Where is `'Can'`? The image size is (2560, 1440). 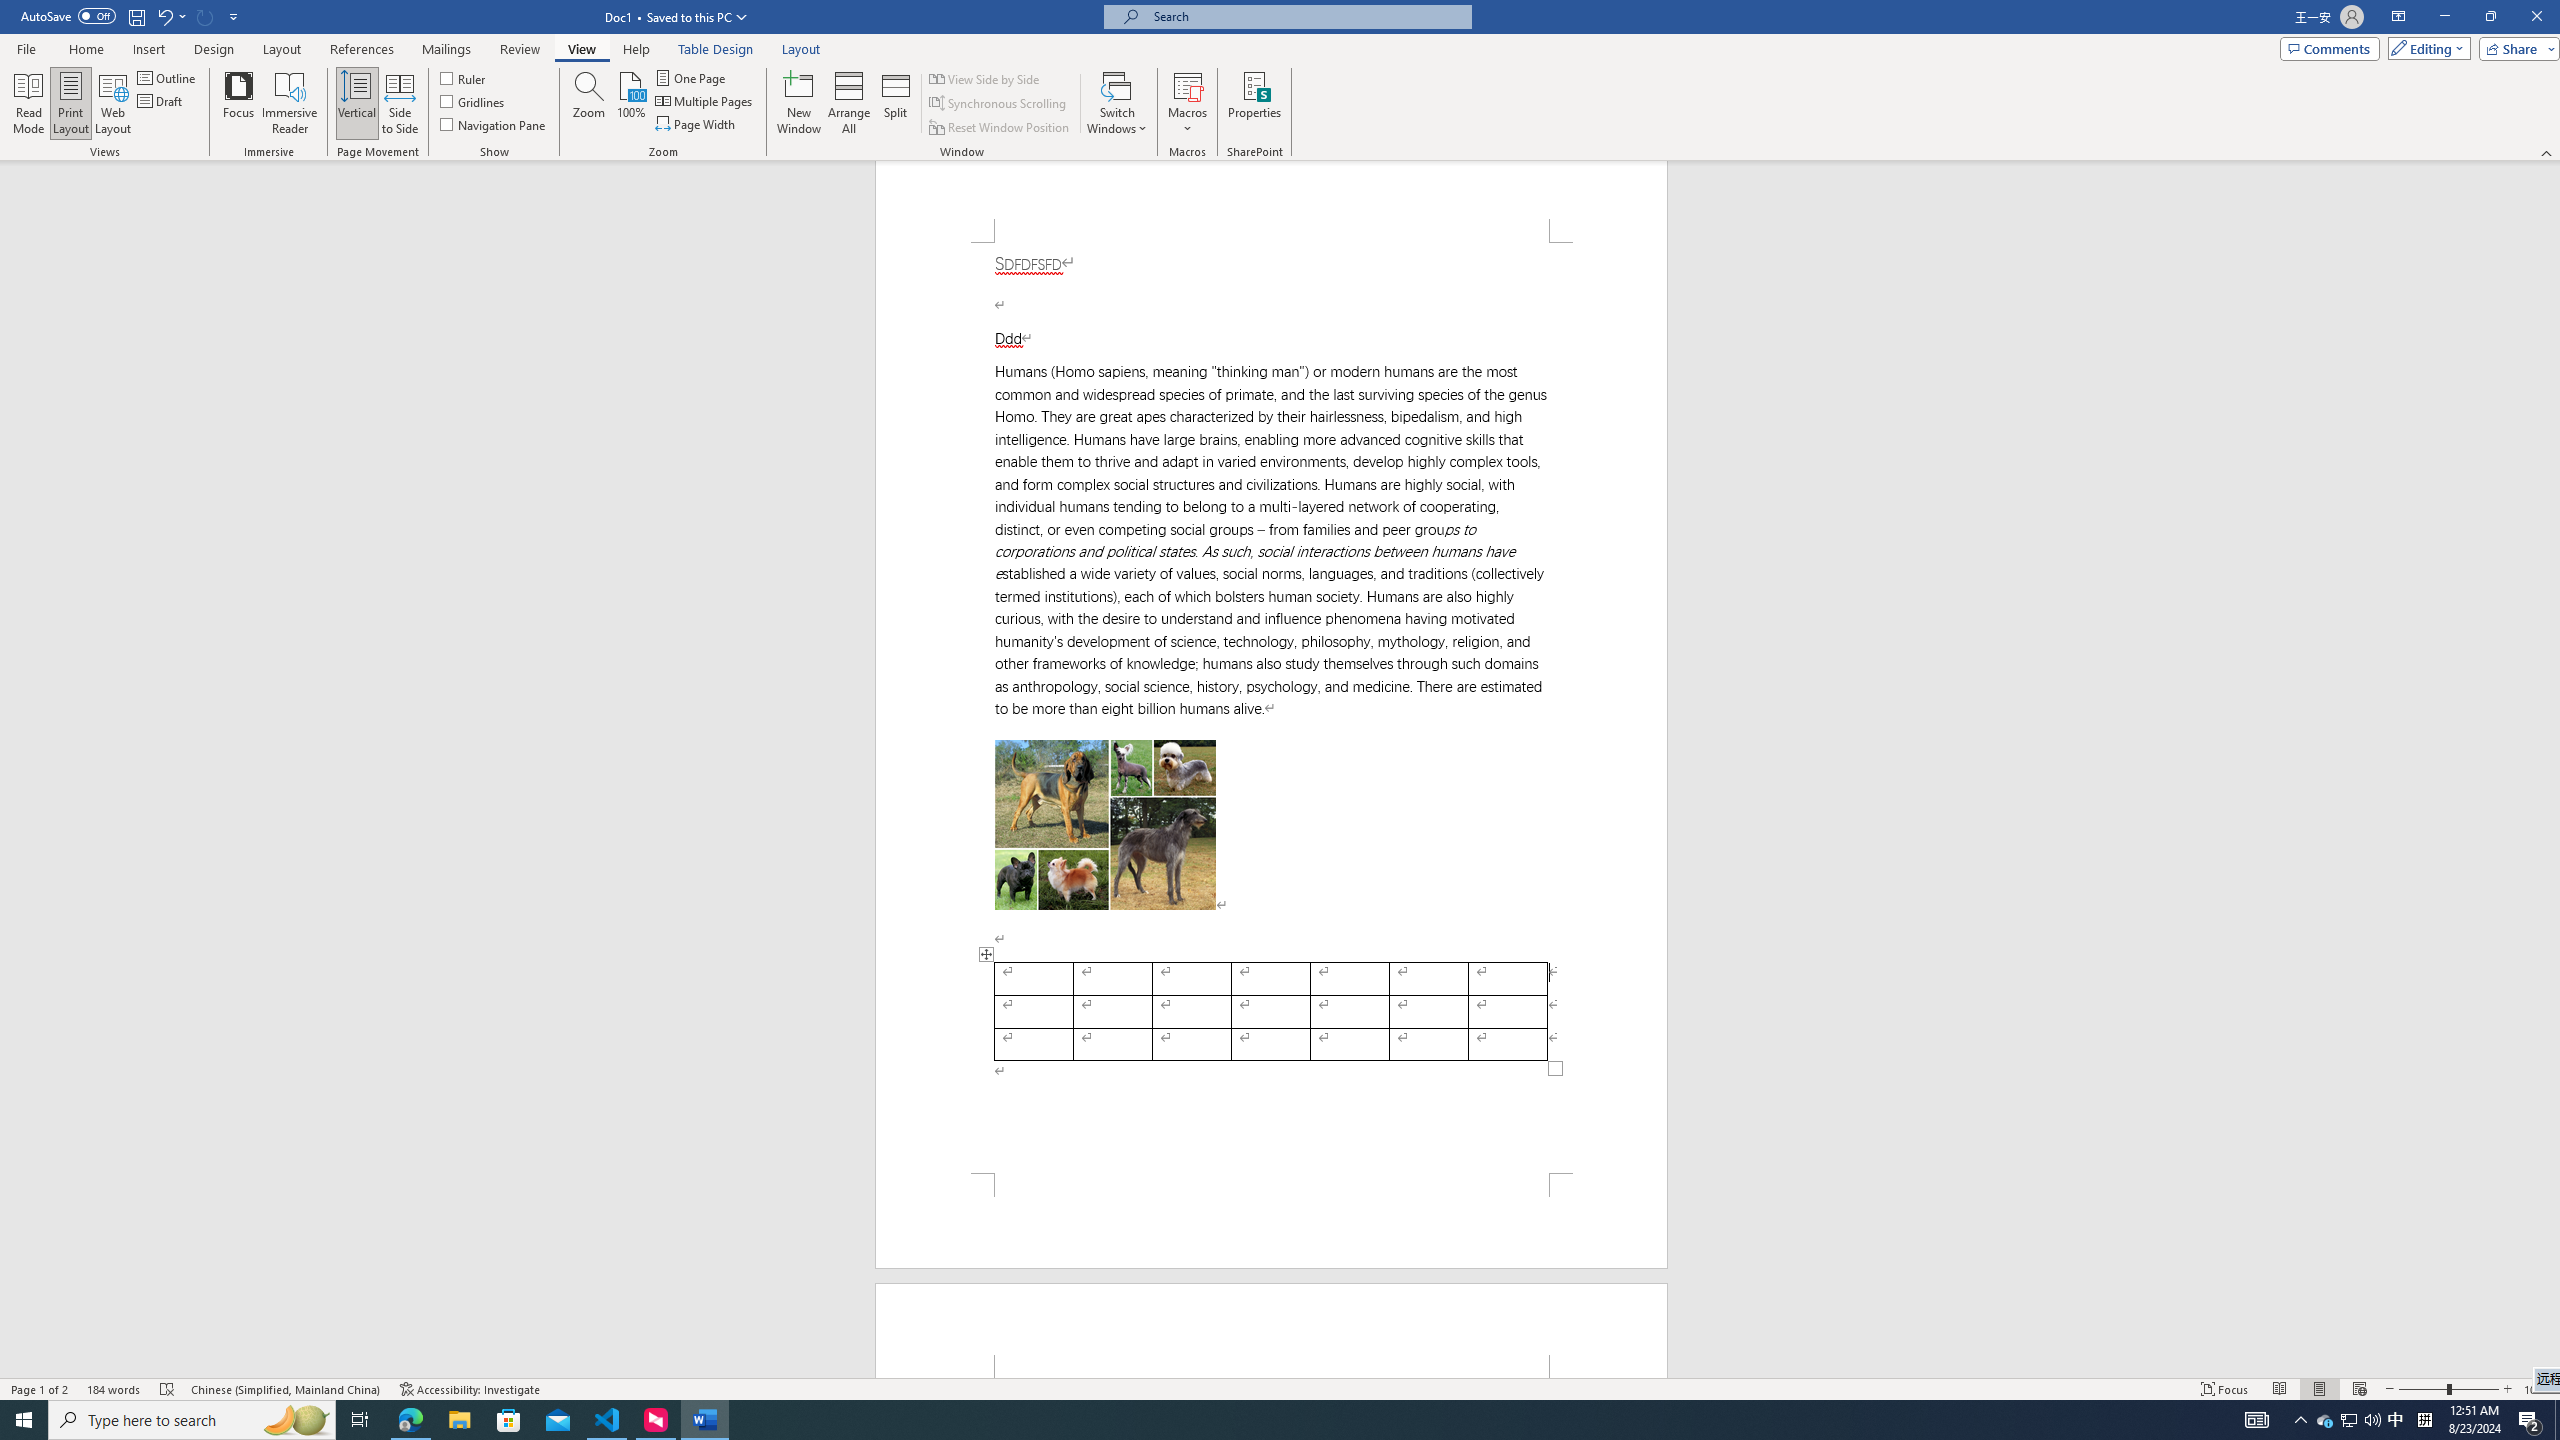
'Can' is located at coordinates (205, 15).